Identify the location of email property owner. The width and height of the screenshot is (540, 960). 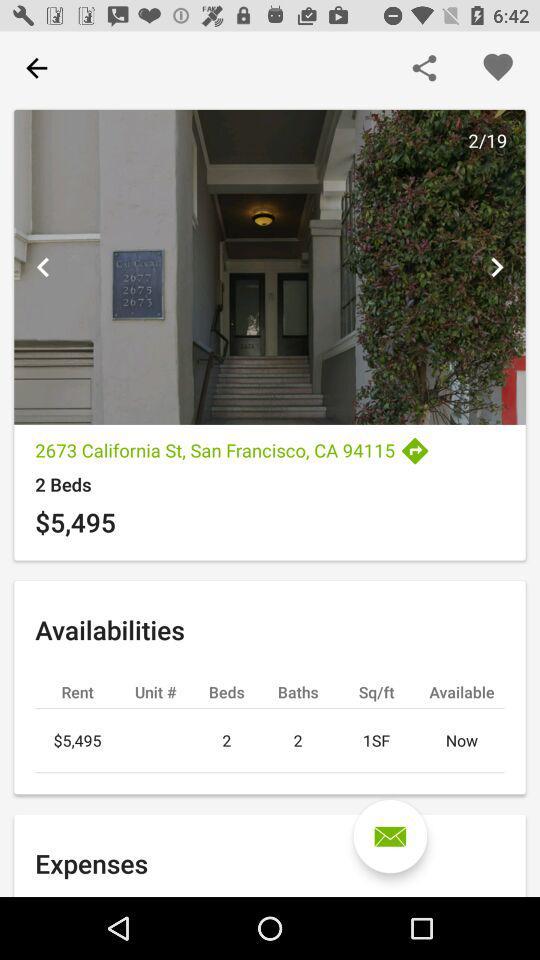
(390, 836).